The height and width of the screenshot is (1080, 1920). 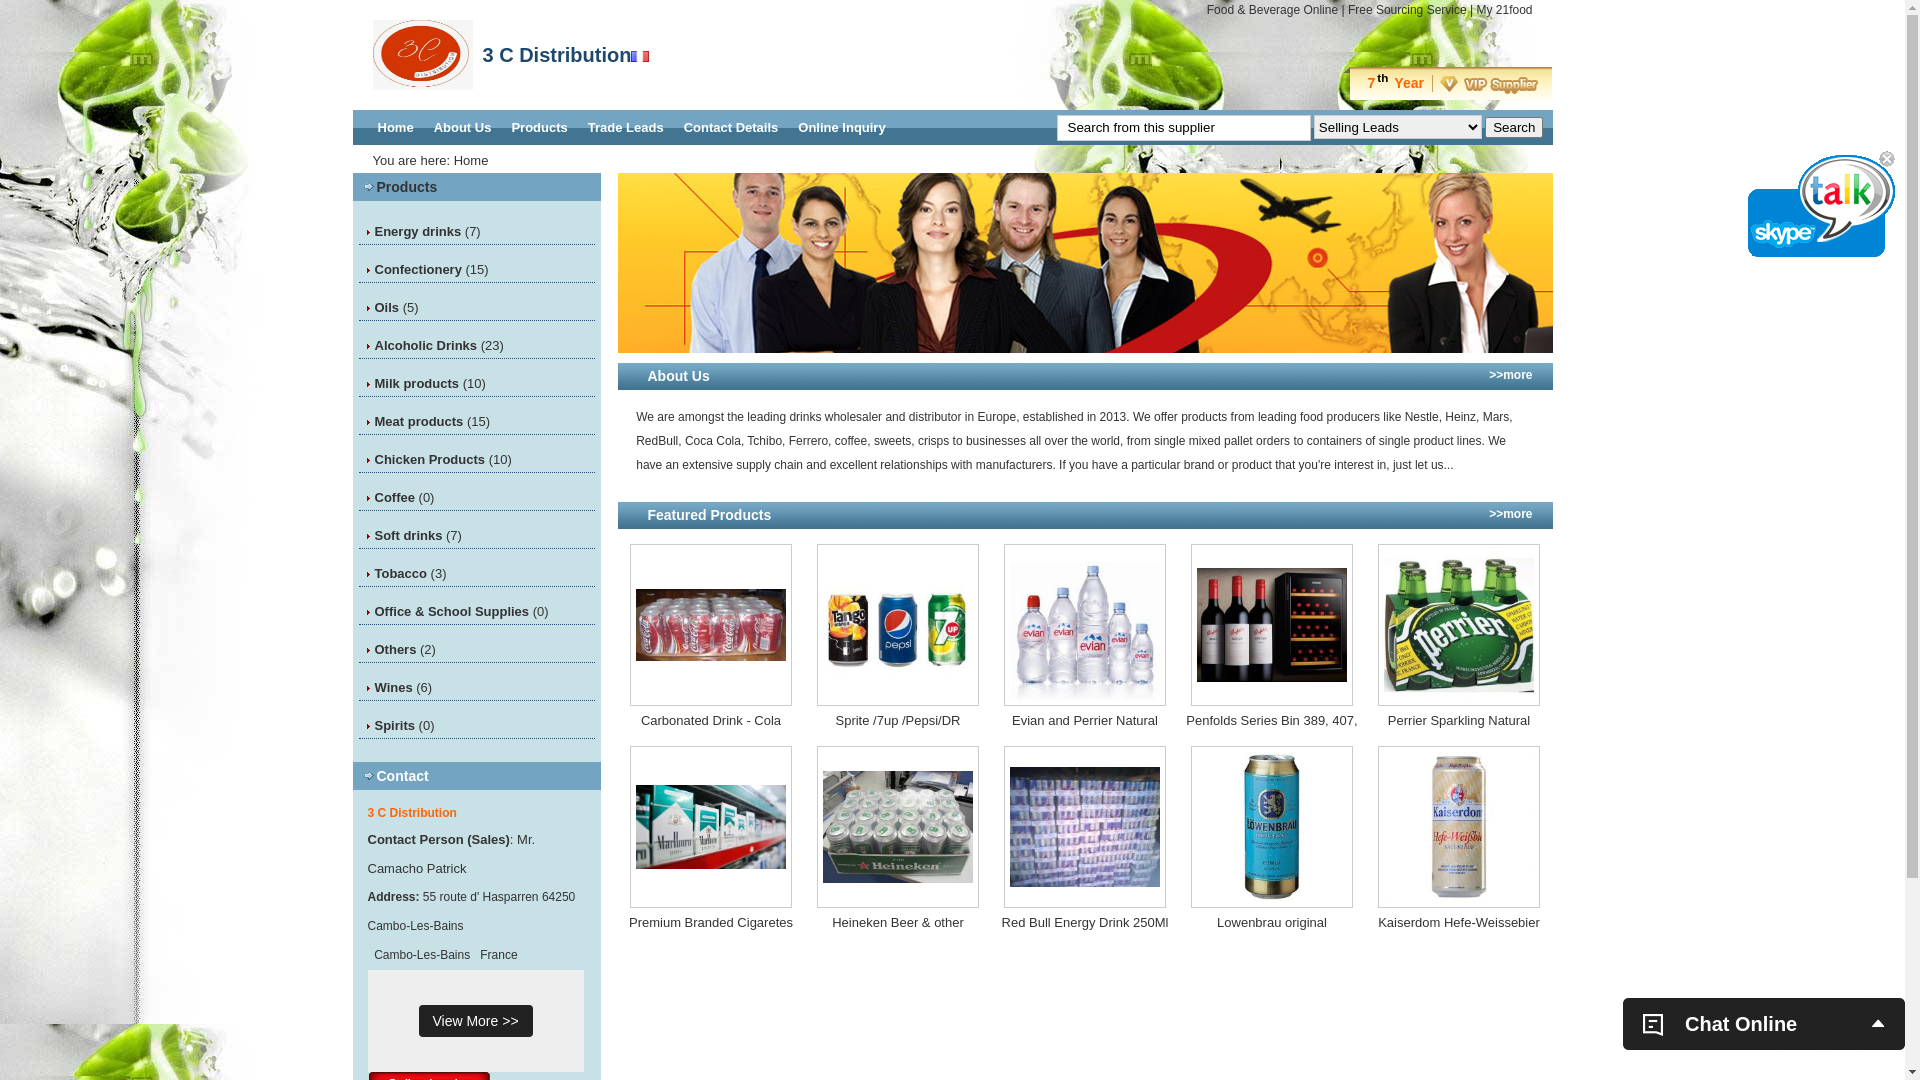 I want to click on 'Online Inquiry', so click(x=841, y=127).